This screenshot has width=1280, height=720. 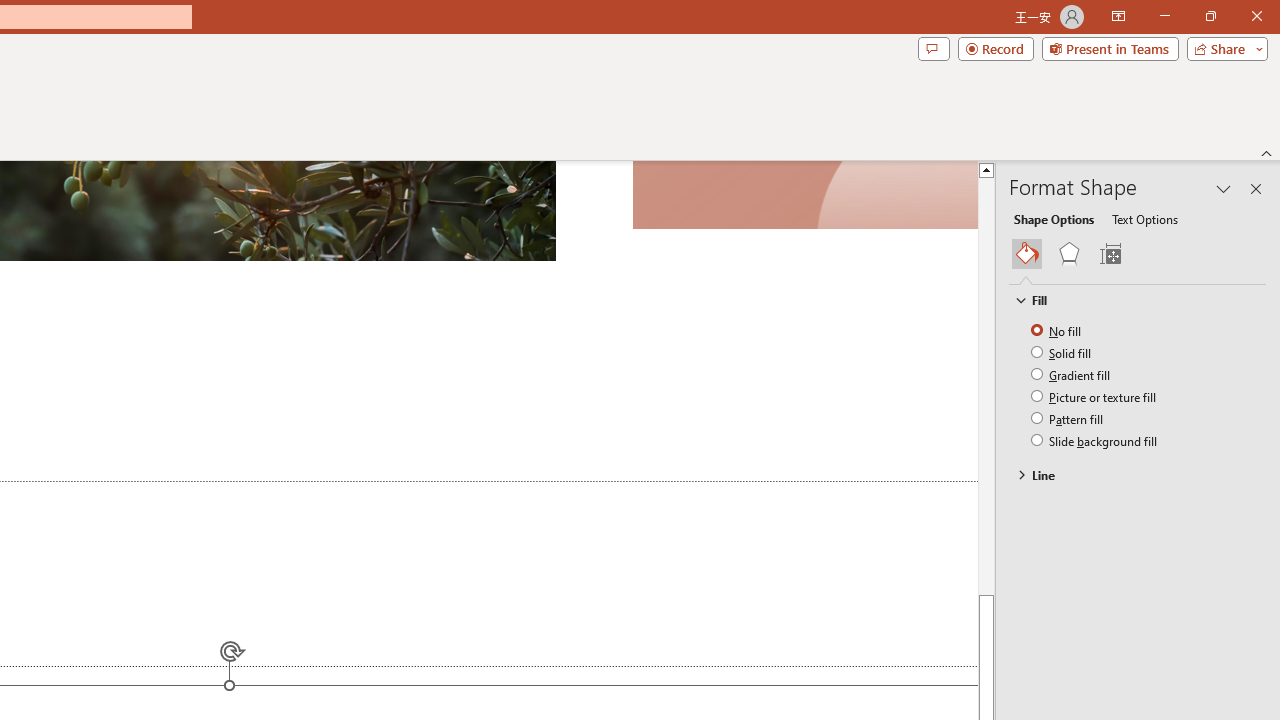 What do you see at coordinates (1094, 396) in the screenshot?
I see `'Picture or texture fill'` at bounding box center [1094, 396].